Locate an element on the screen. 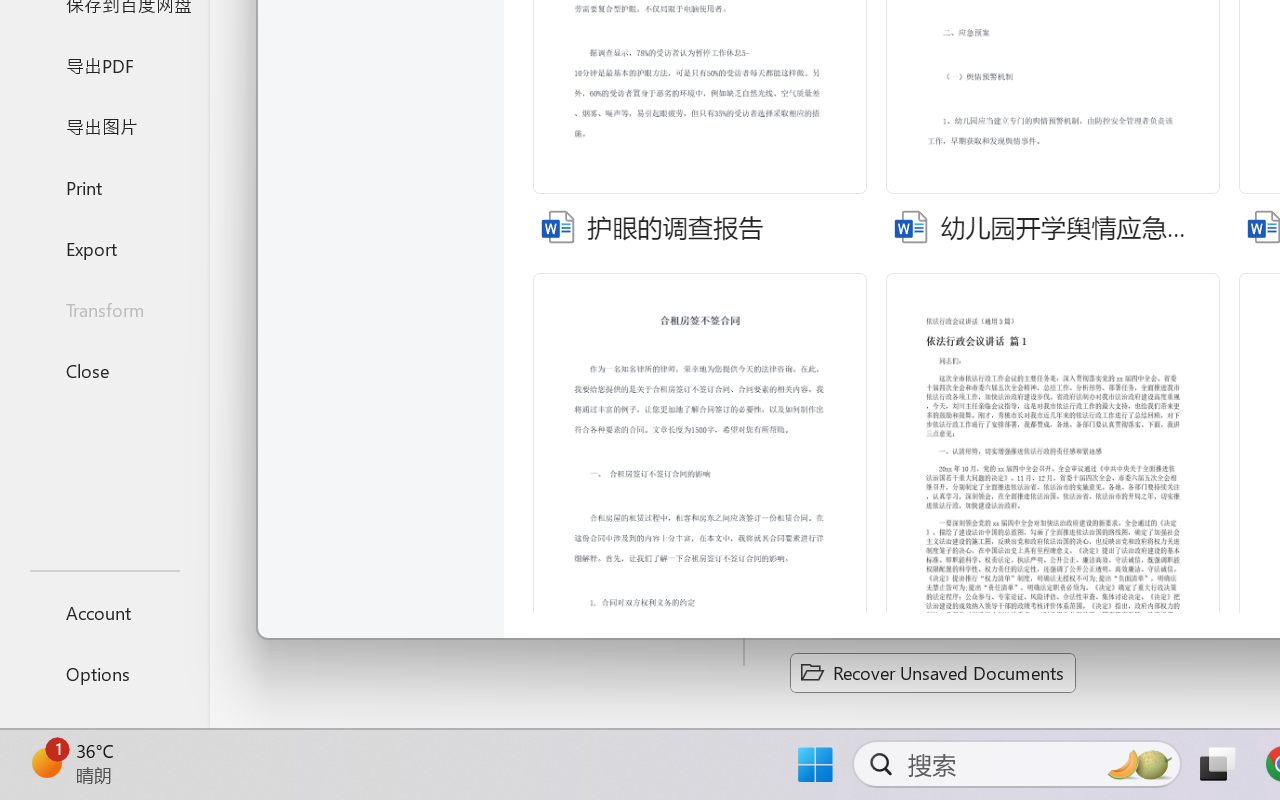 This screenshot has width=1280, height=800. 'Recover Unsaved Documents' is located at coordinates (932, 672).